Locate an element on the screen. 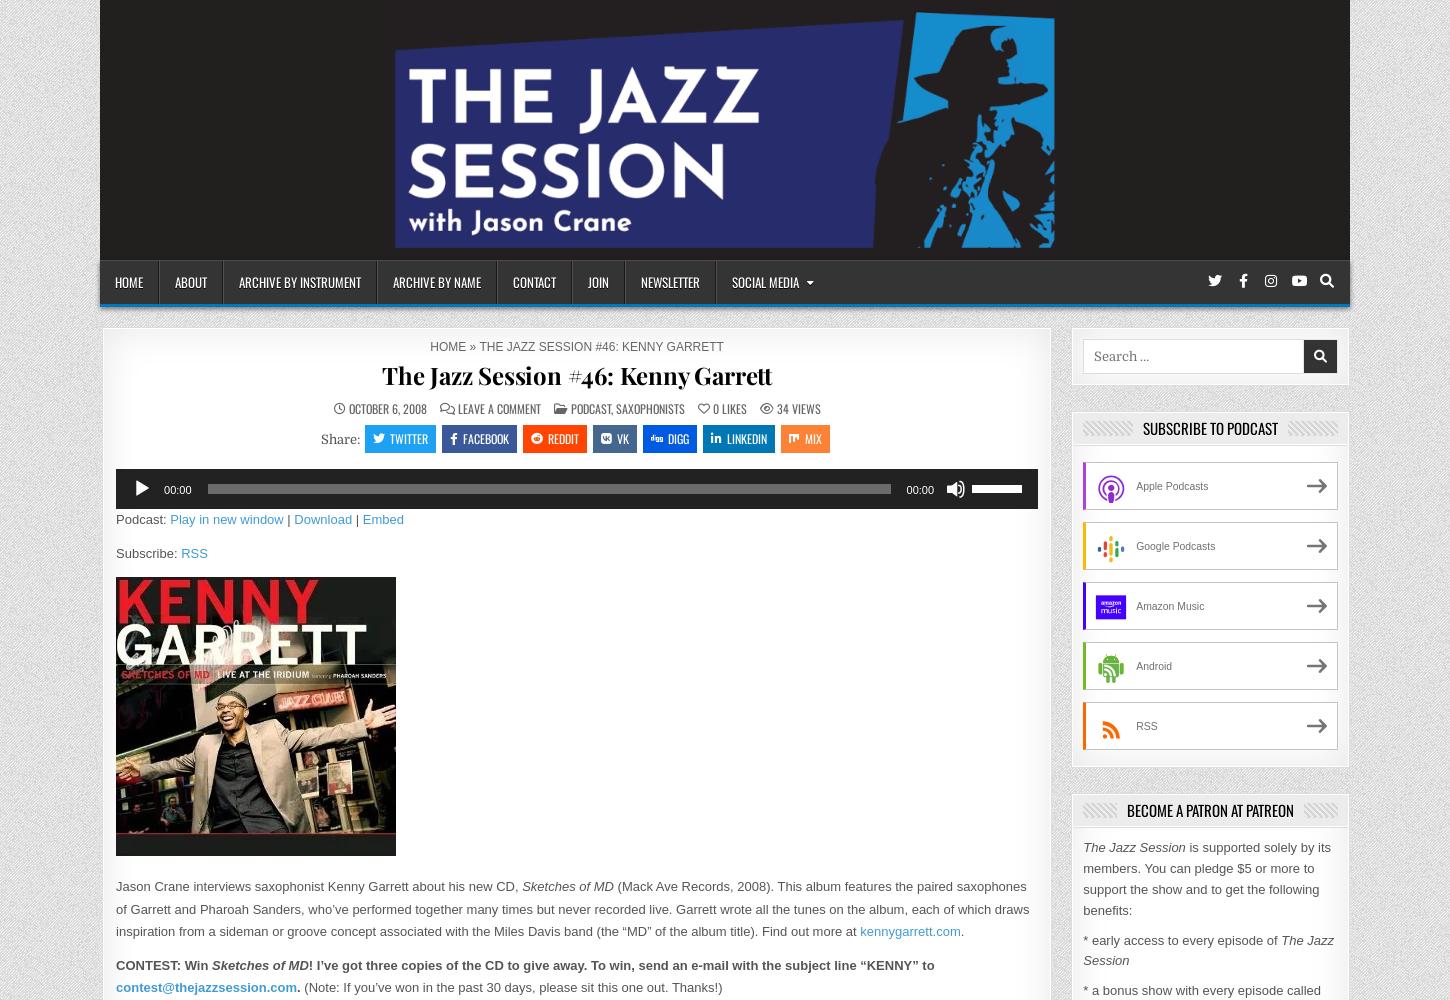  'kennygarrett.com' is located at coordinates (909, 930).